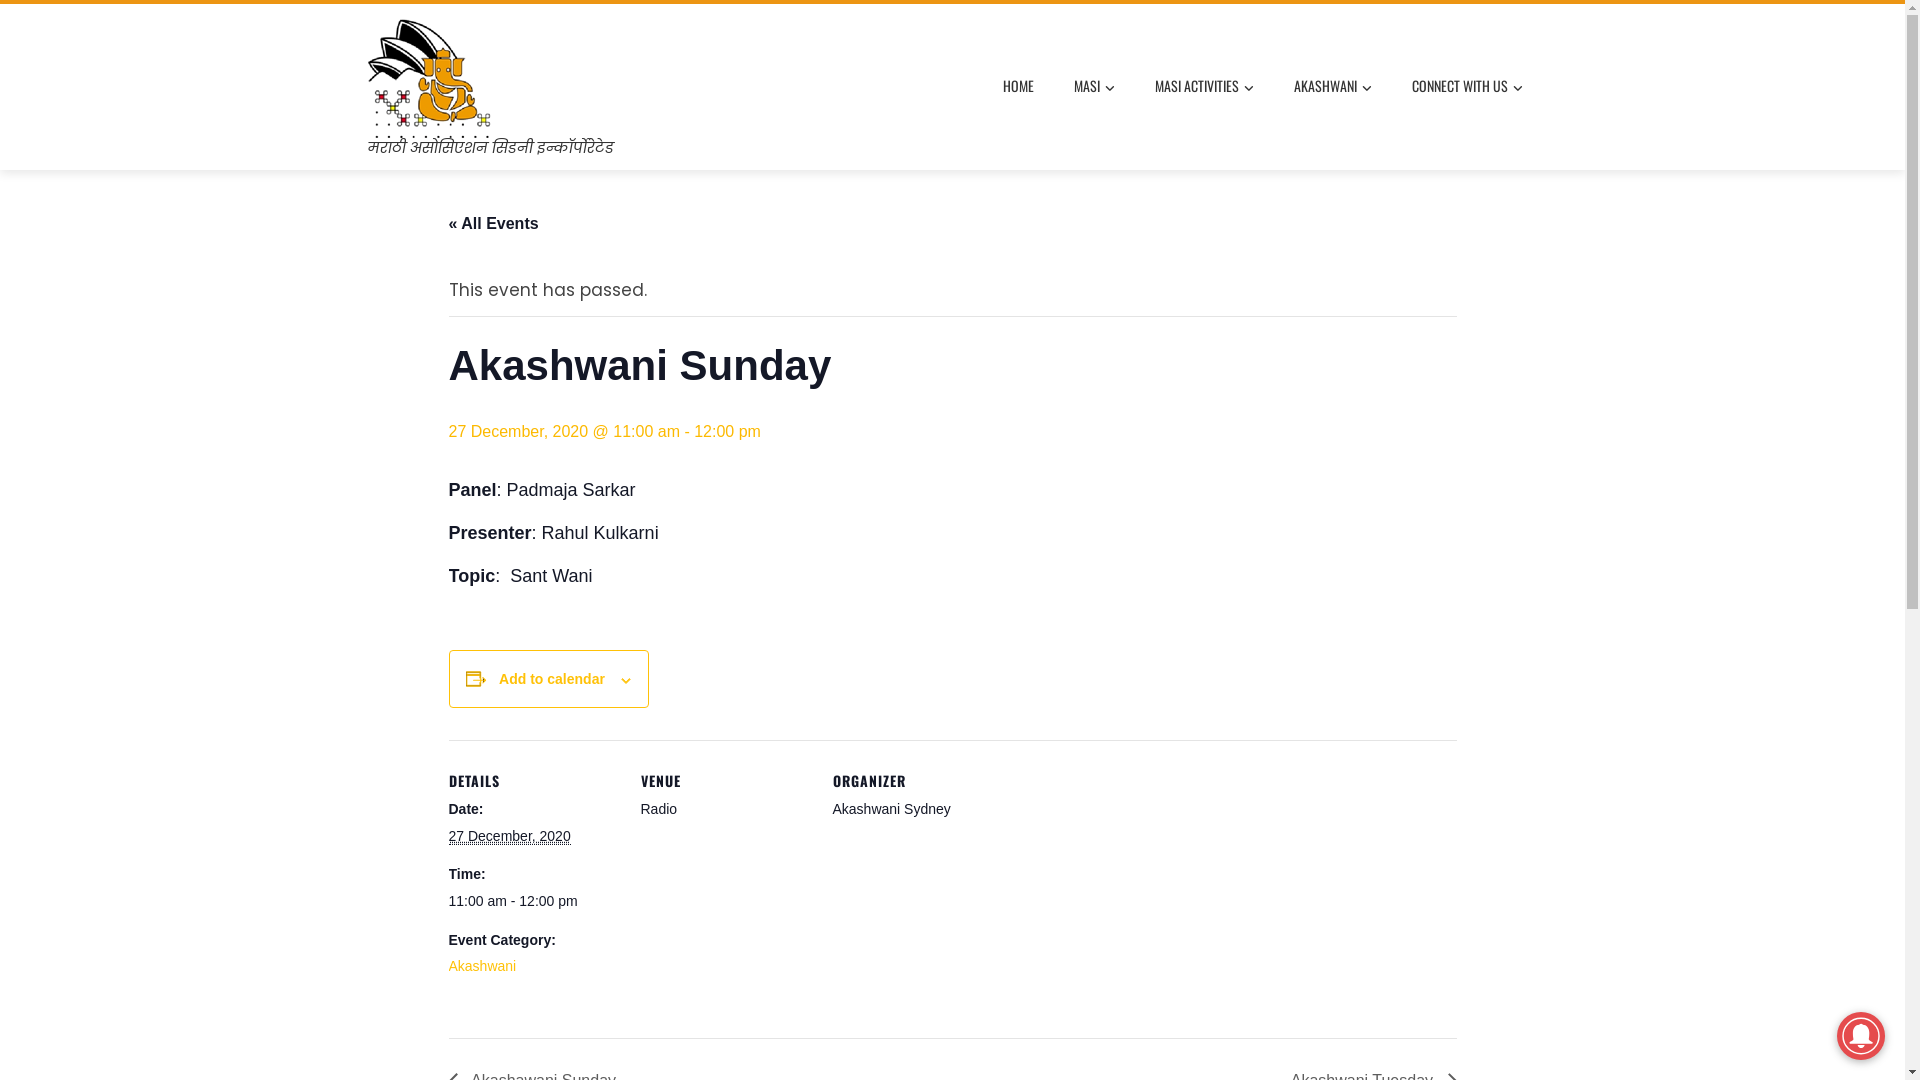  Describe the element at coordinates (1466, 86) in the screenshot. I see `'CONNECT WITH US'` at that location.